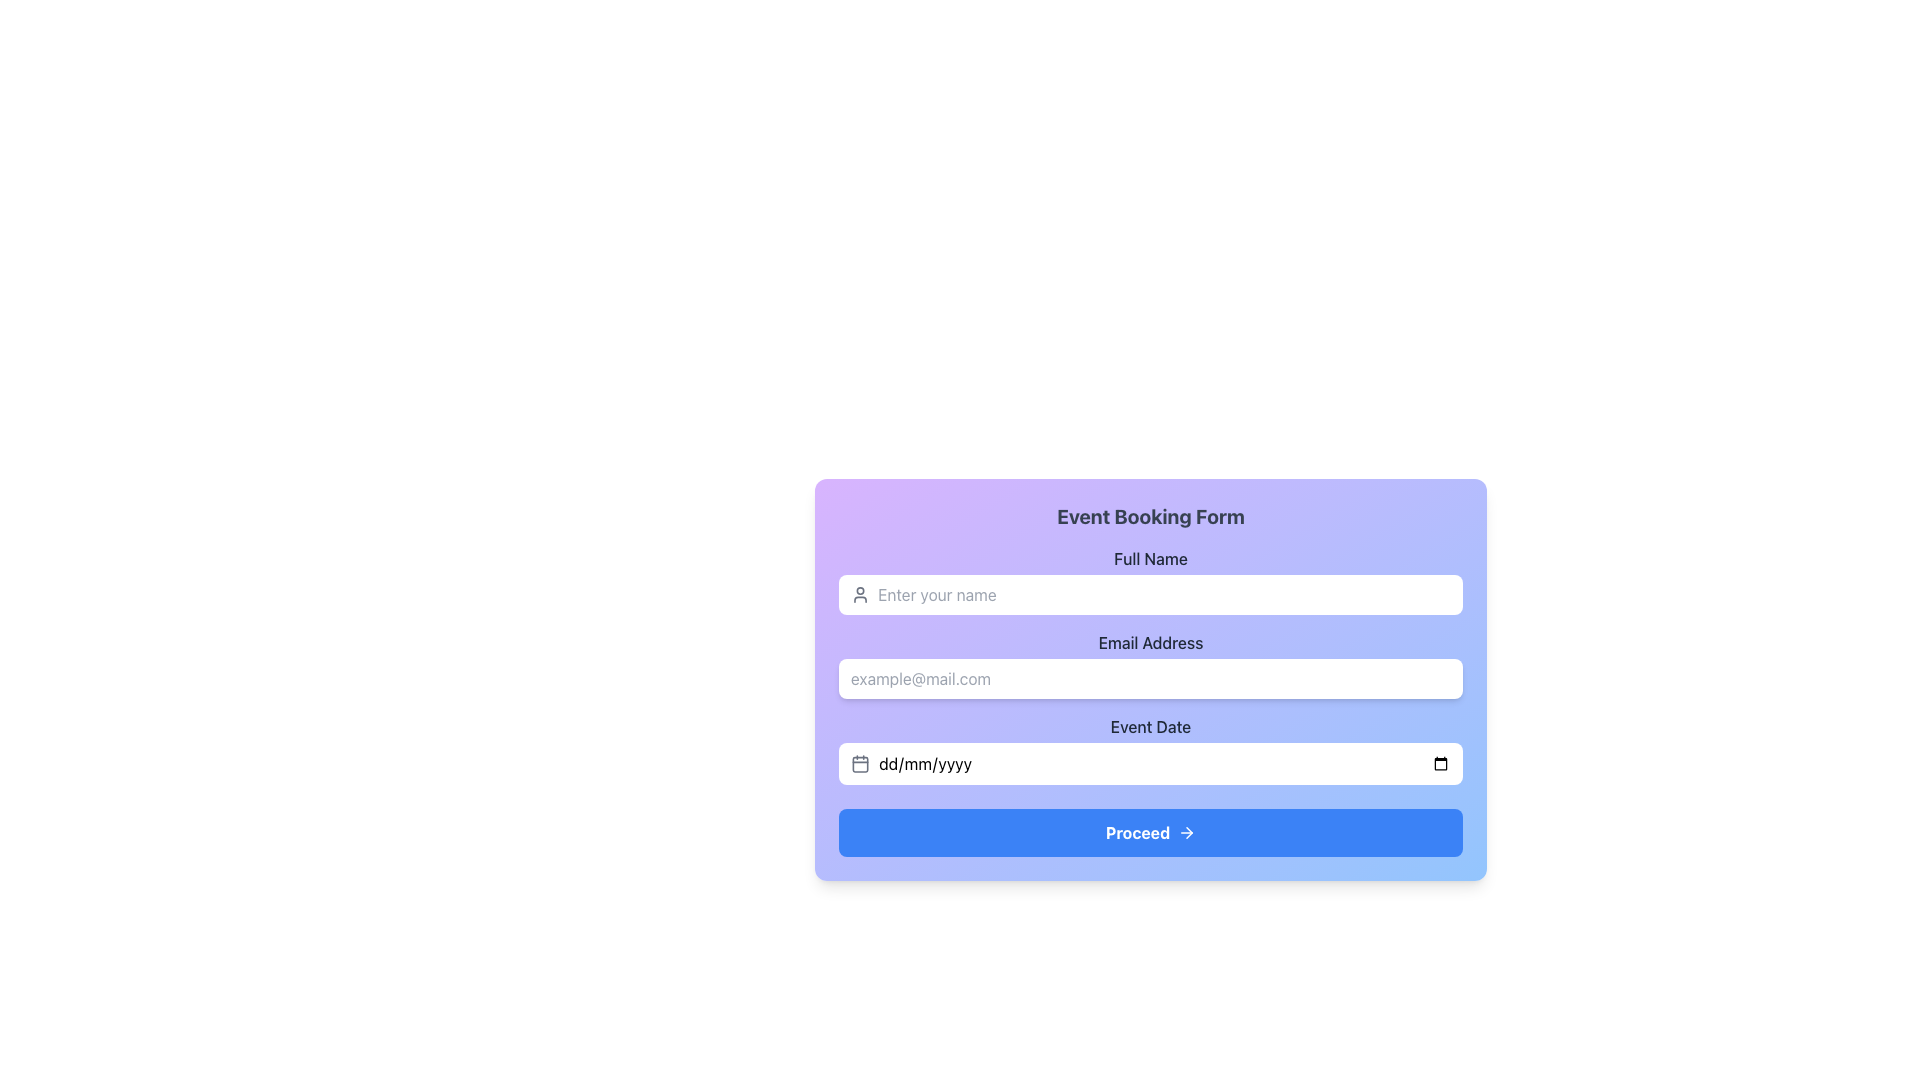 Image resolution: width=1920 pixels, height=1080 pixels. I want to click on to select text in the Input Field labeled for entering full name, located below the 'Event Booking Form' title, so click(1151, 581).